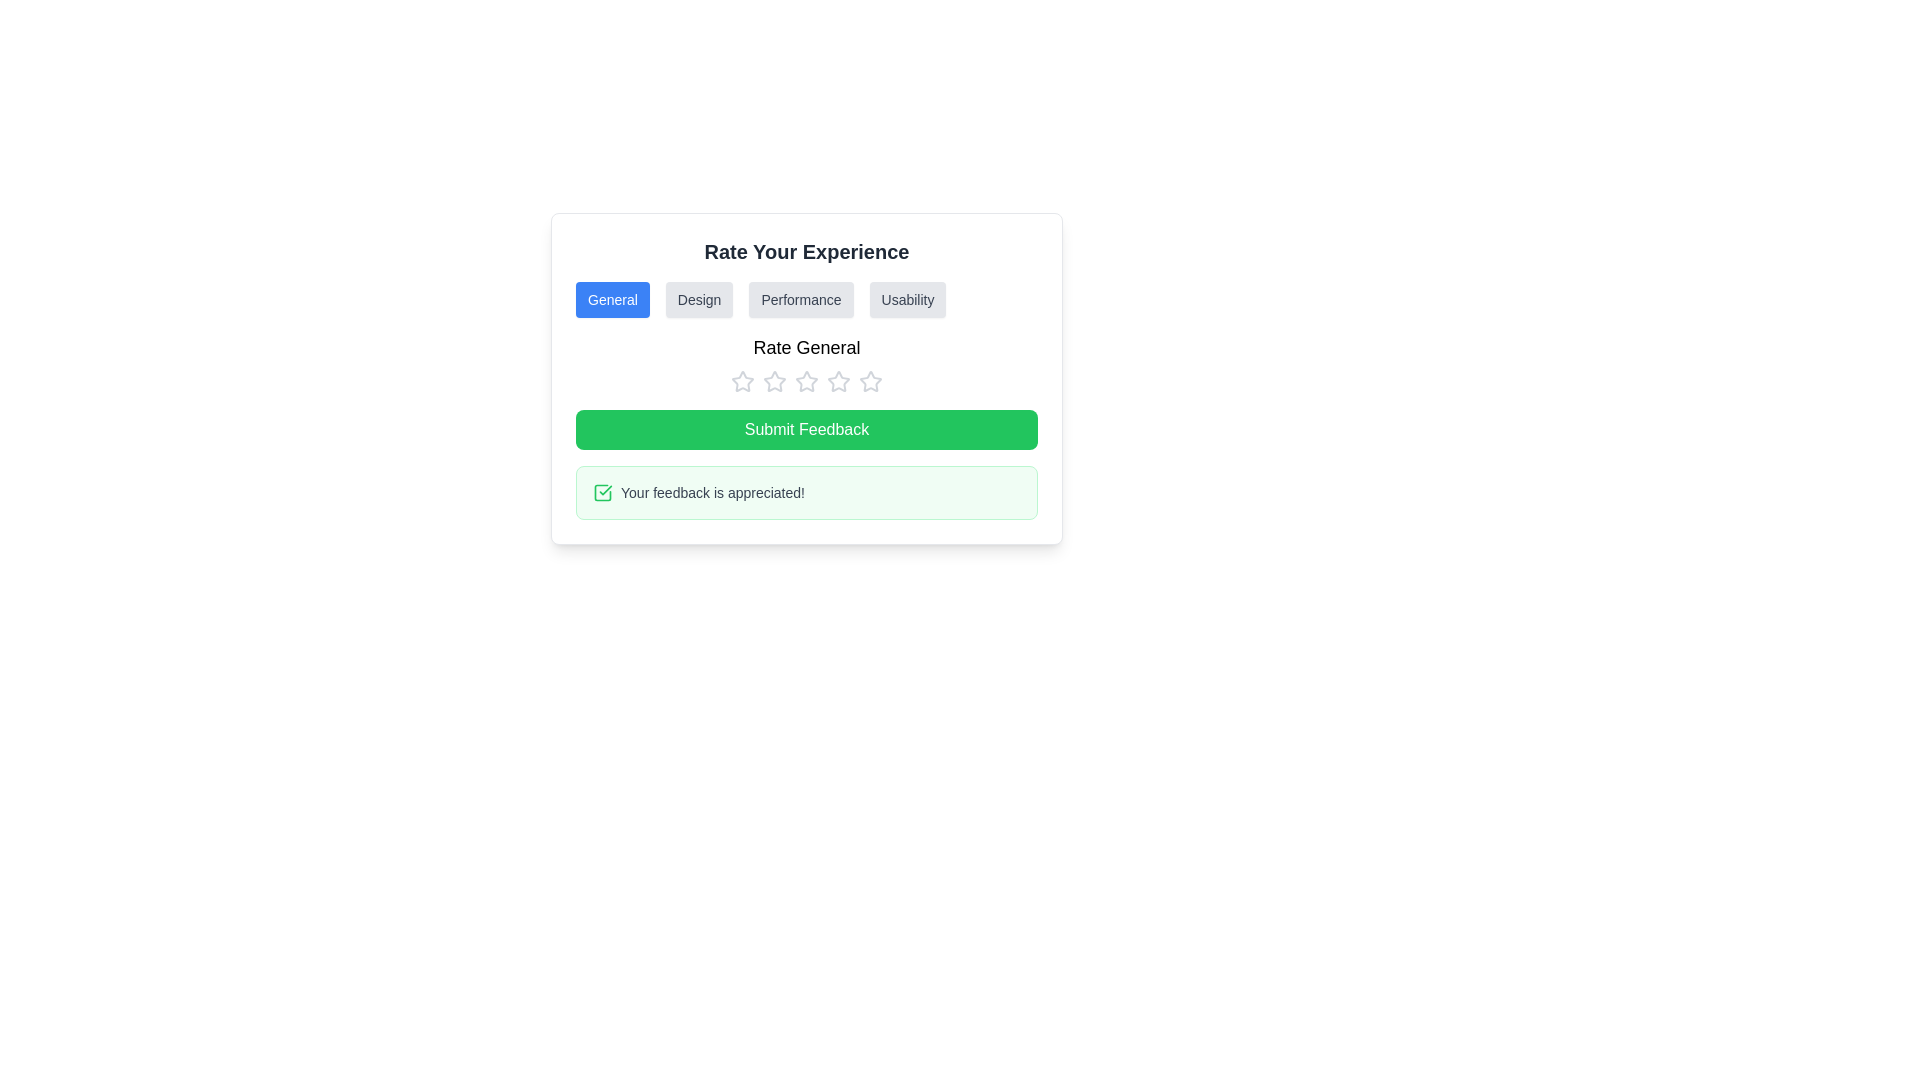 This screenshot has height=1080, width=1920. Describe the element at coordinates (611, 300) in the screenshot. I see `the rectangular button labeled 'General' with a blue background` at that location.